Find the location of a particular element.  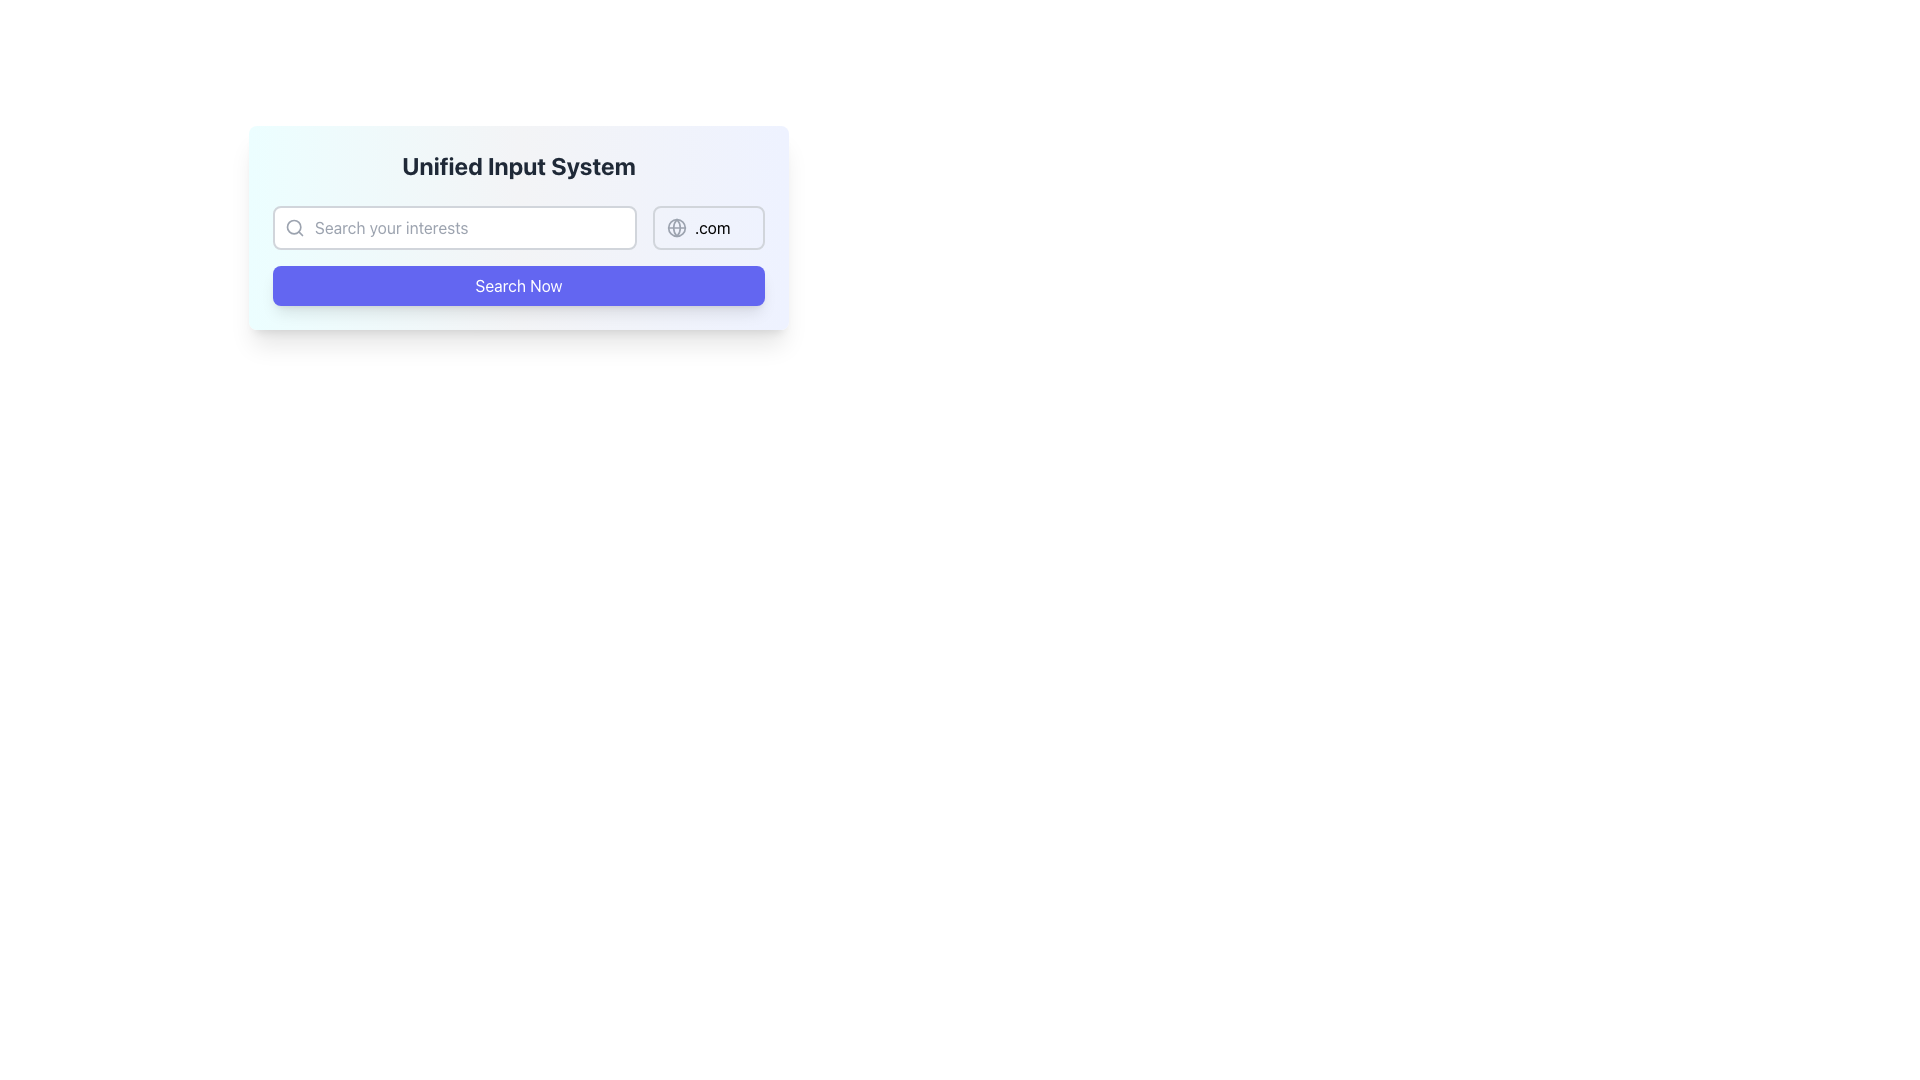

the text input field with rounded corners and a light gray border, which has the placeholder text 'Search your interests', to focus on it is located at coordinates (454, 226).